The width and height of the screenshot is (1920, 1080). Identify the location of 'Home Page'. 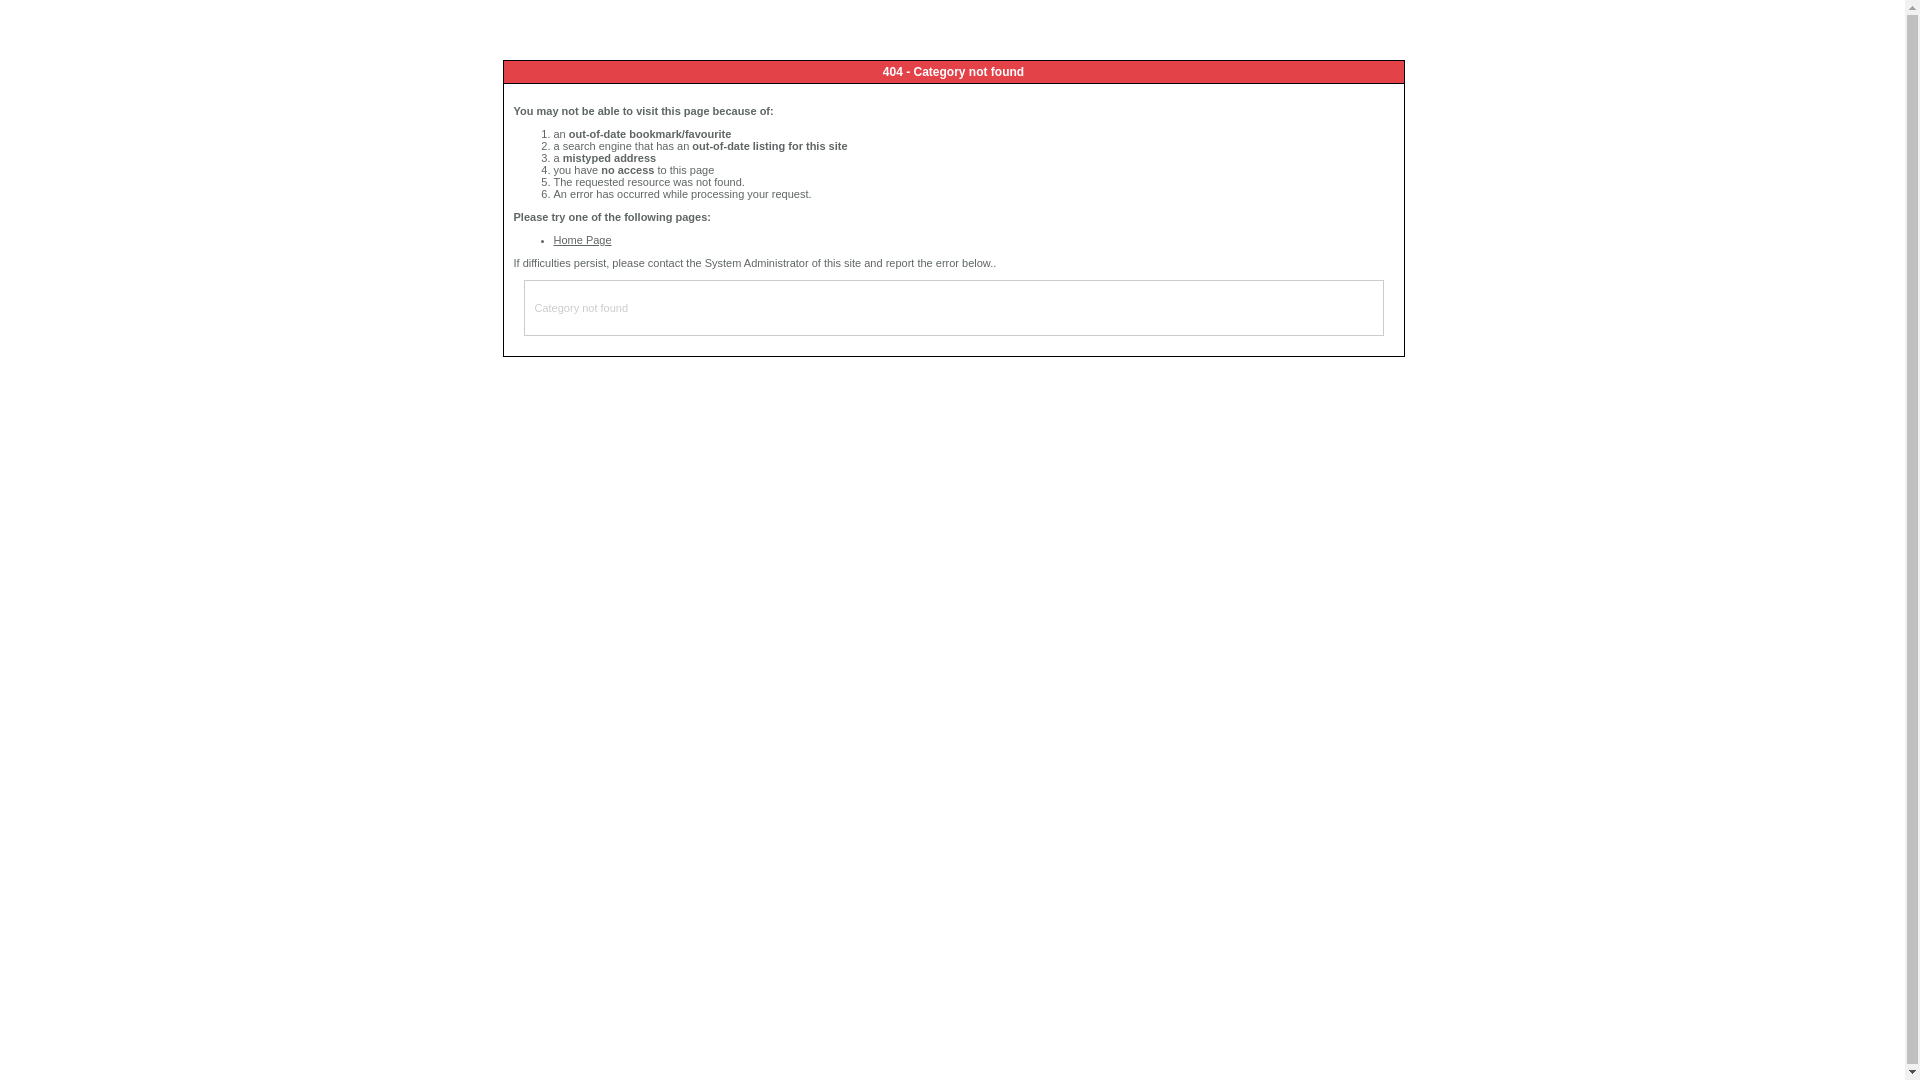
(581, 238).